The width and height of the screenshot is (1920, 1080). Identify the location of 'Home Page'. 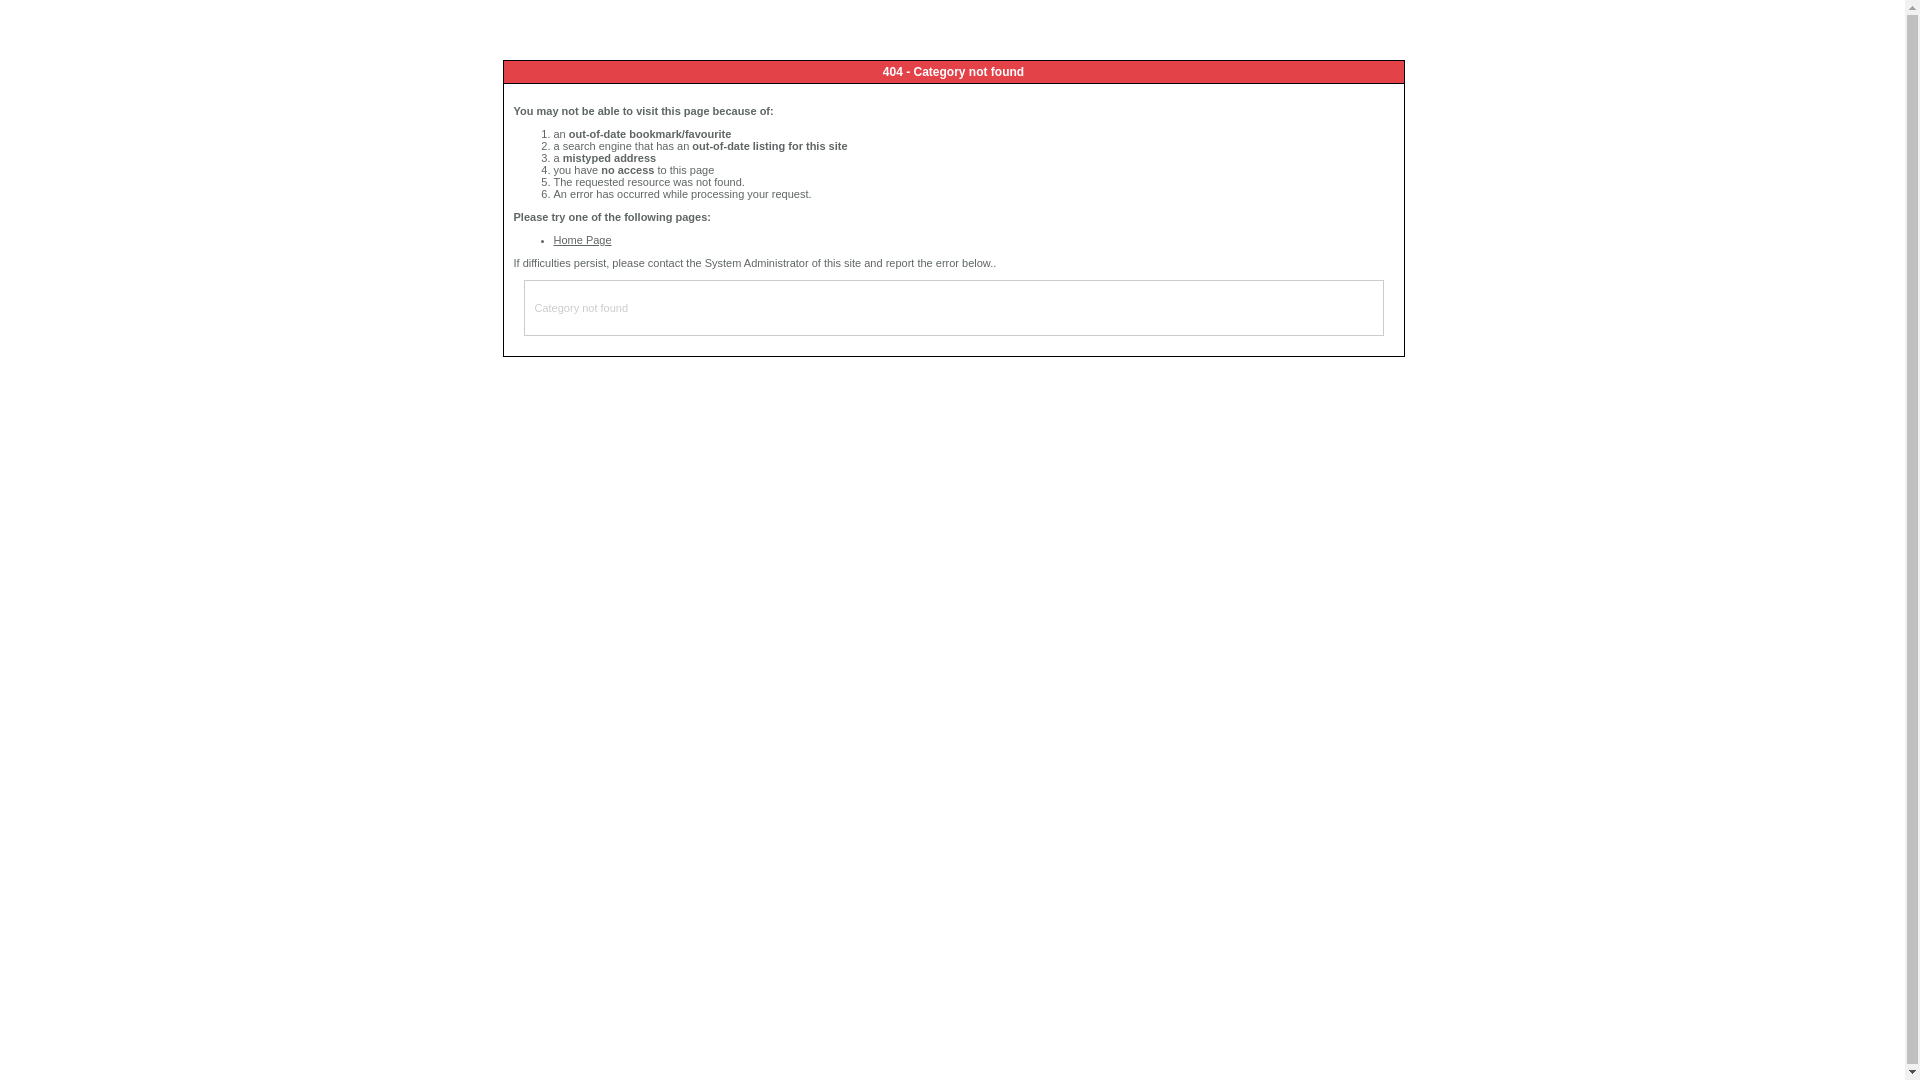
(581, 238).